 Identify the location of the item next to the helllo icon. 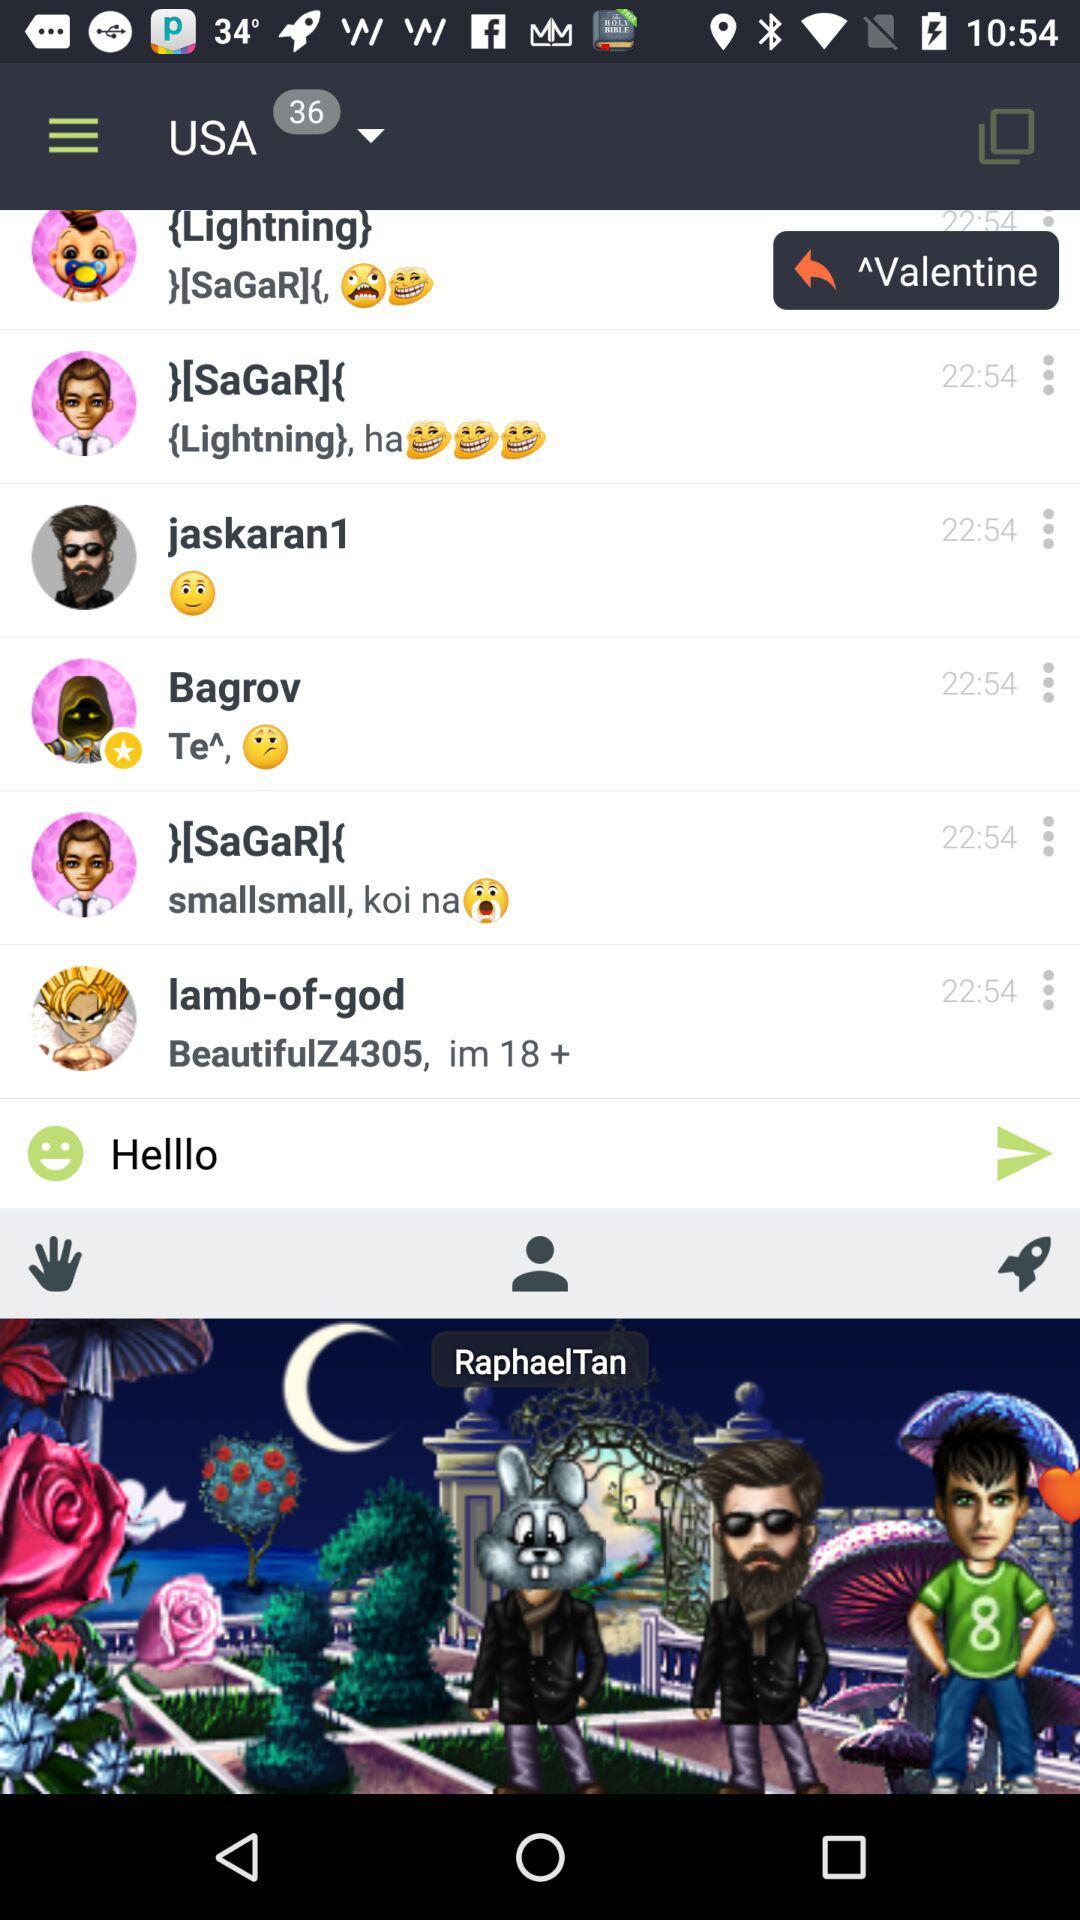
(1024, 1262).